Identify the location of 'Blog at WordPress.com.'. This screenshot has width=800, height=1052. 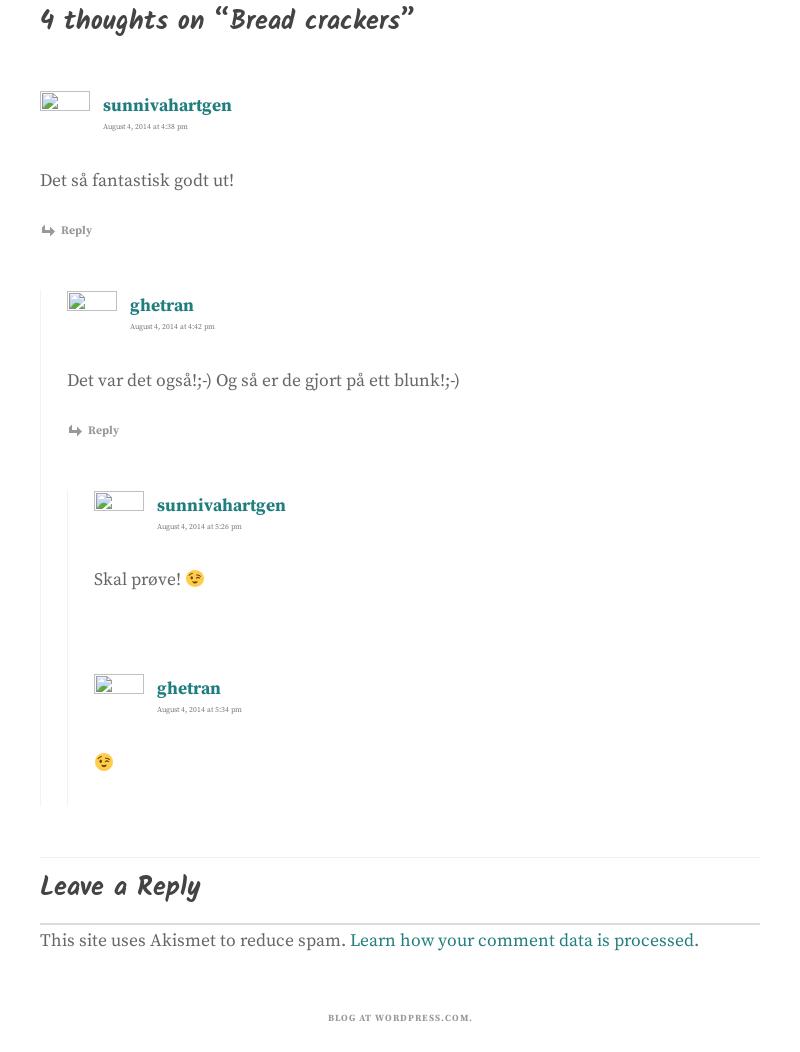
(326, 1015).